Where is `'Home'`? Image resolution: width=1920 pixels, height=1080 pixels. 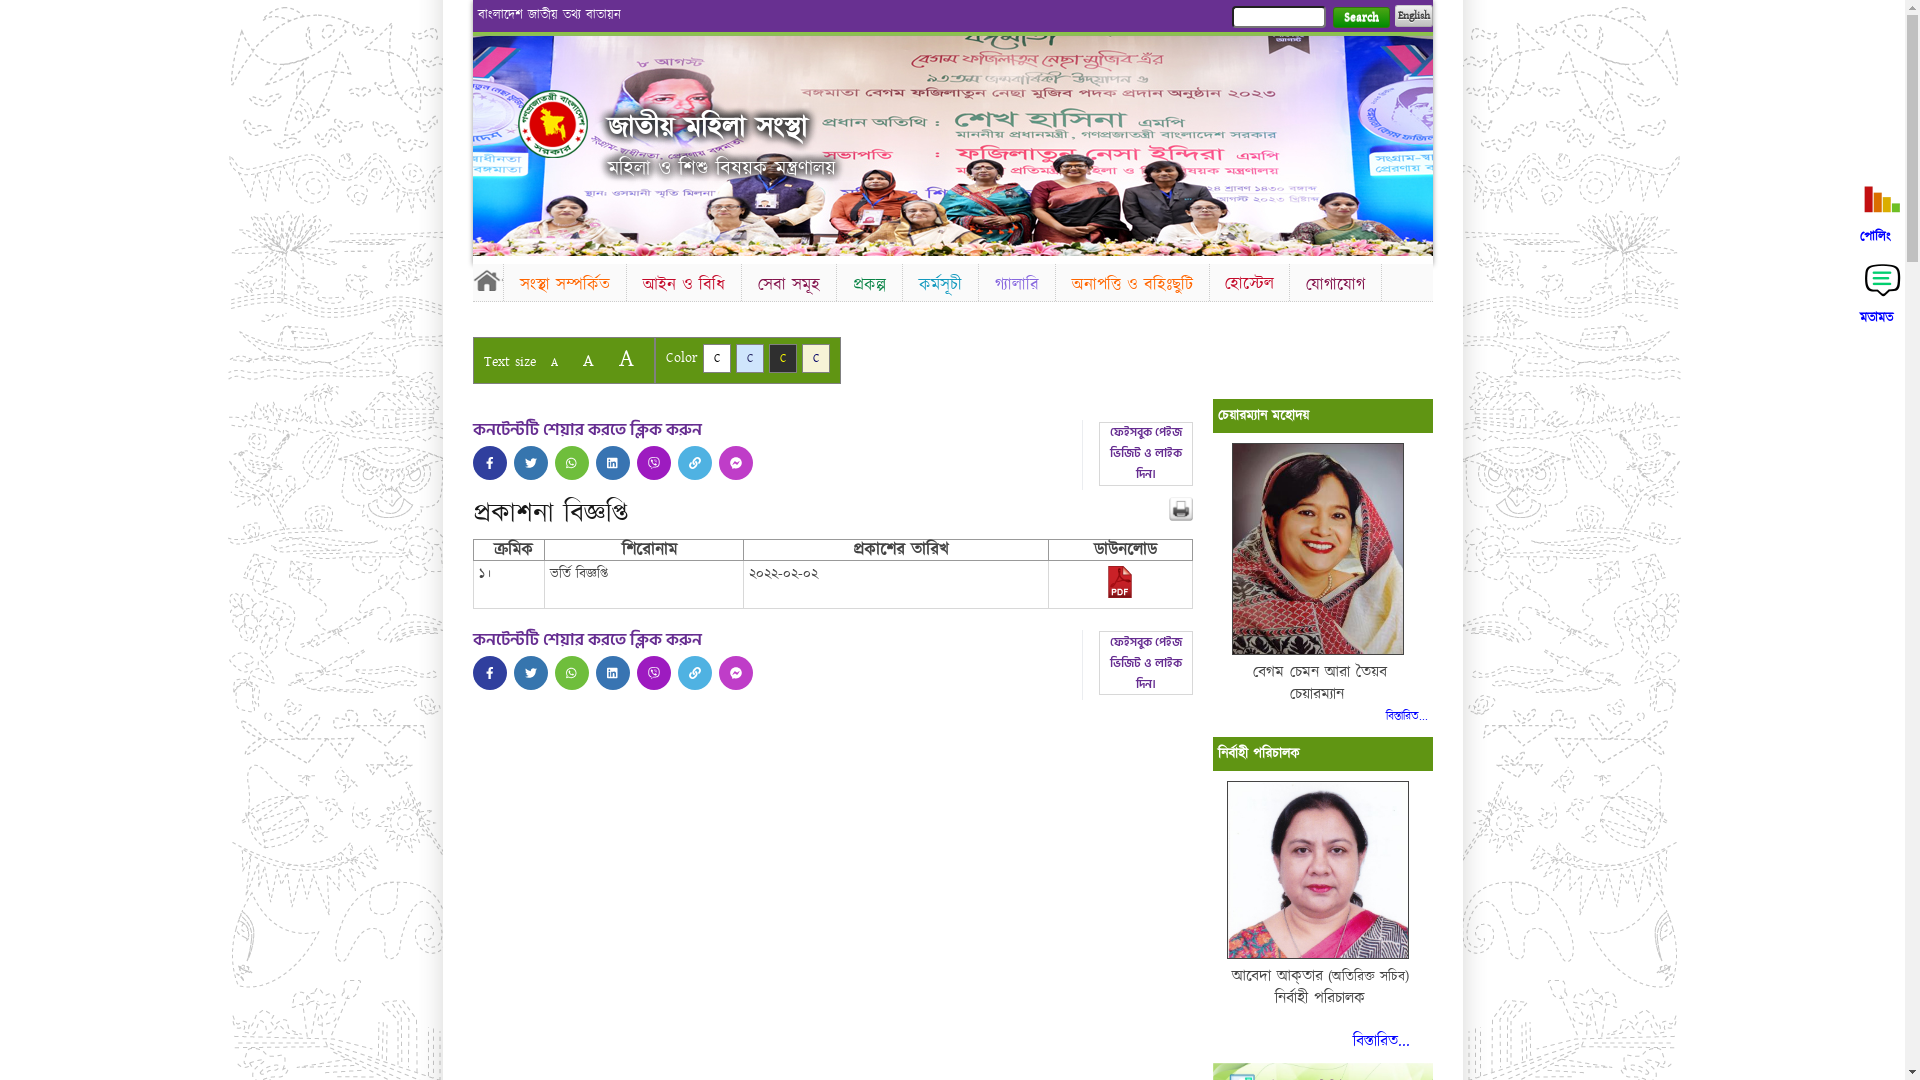
'Home' is located at coordinates (486, 280).